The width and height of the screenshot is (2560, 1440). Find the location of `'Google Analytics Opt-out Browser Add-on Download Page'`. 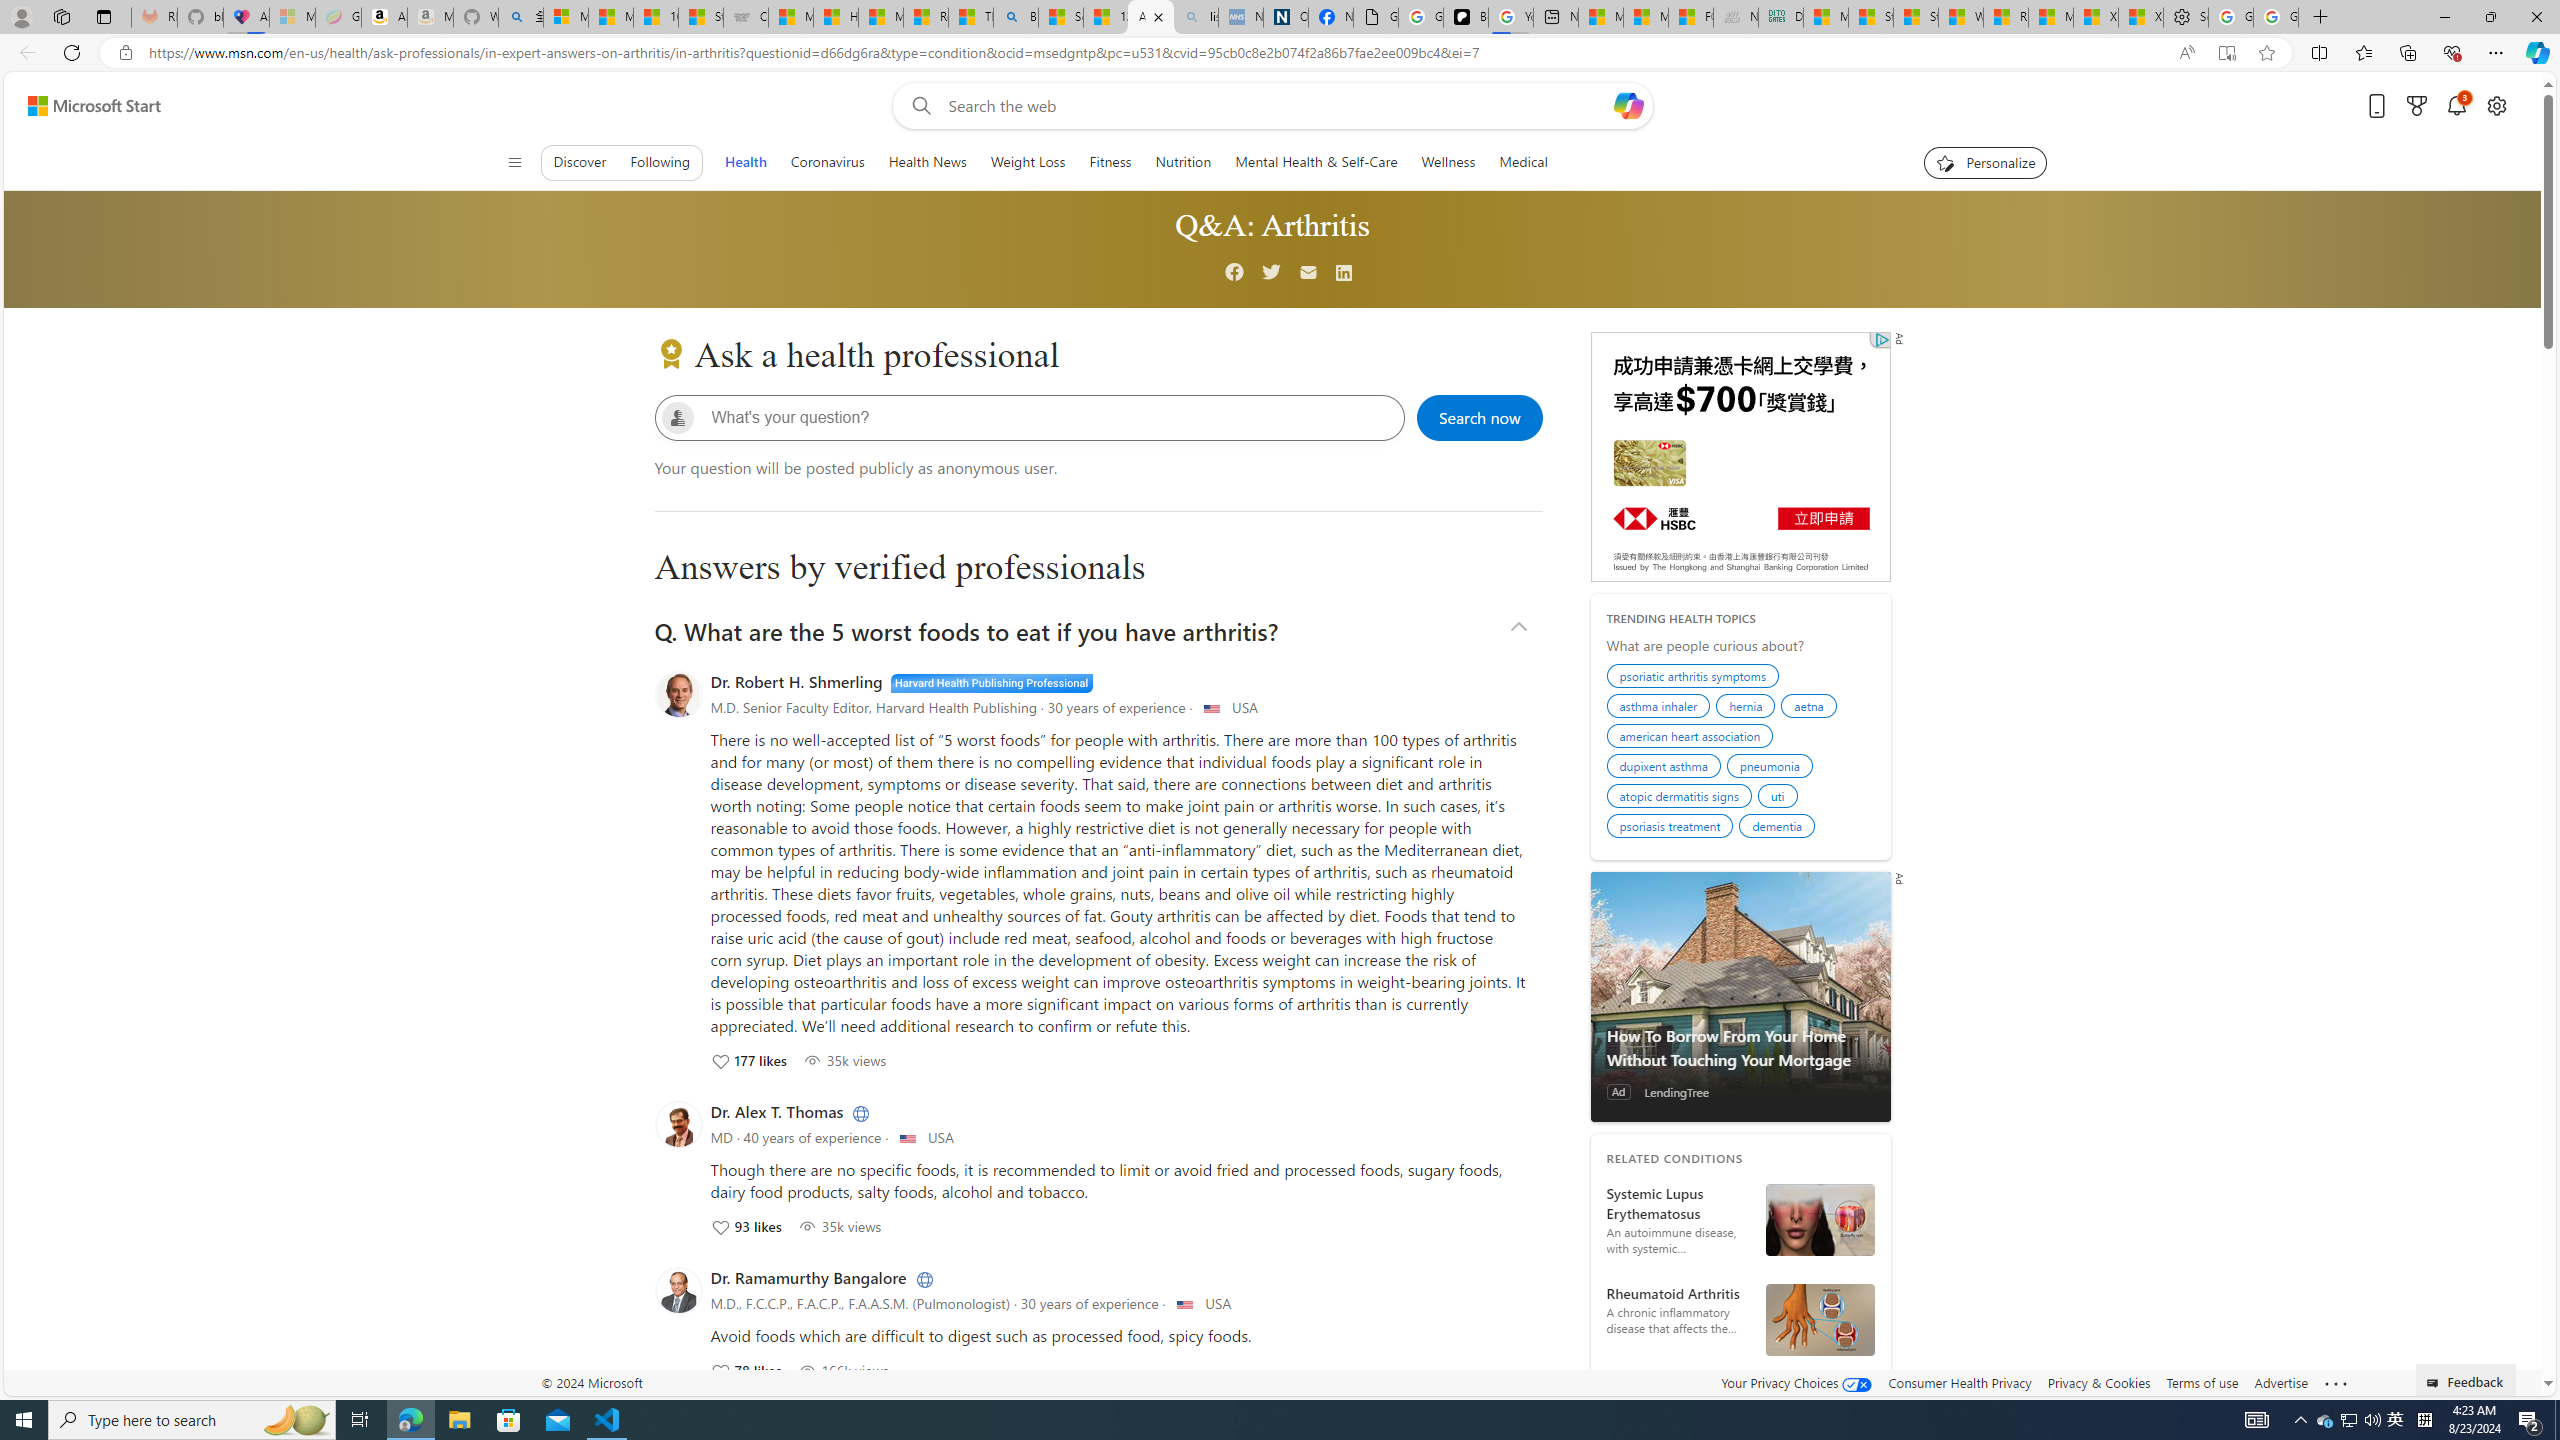

'Google Analytics Opt-out Browser Add-on Download Page' is located at coordinates (1375, 16).